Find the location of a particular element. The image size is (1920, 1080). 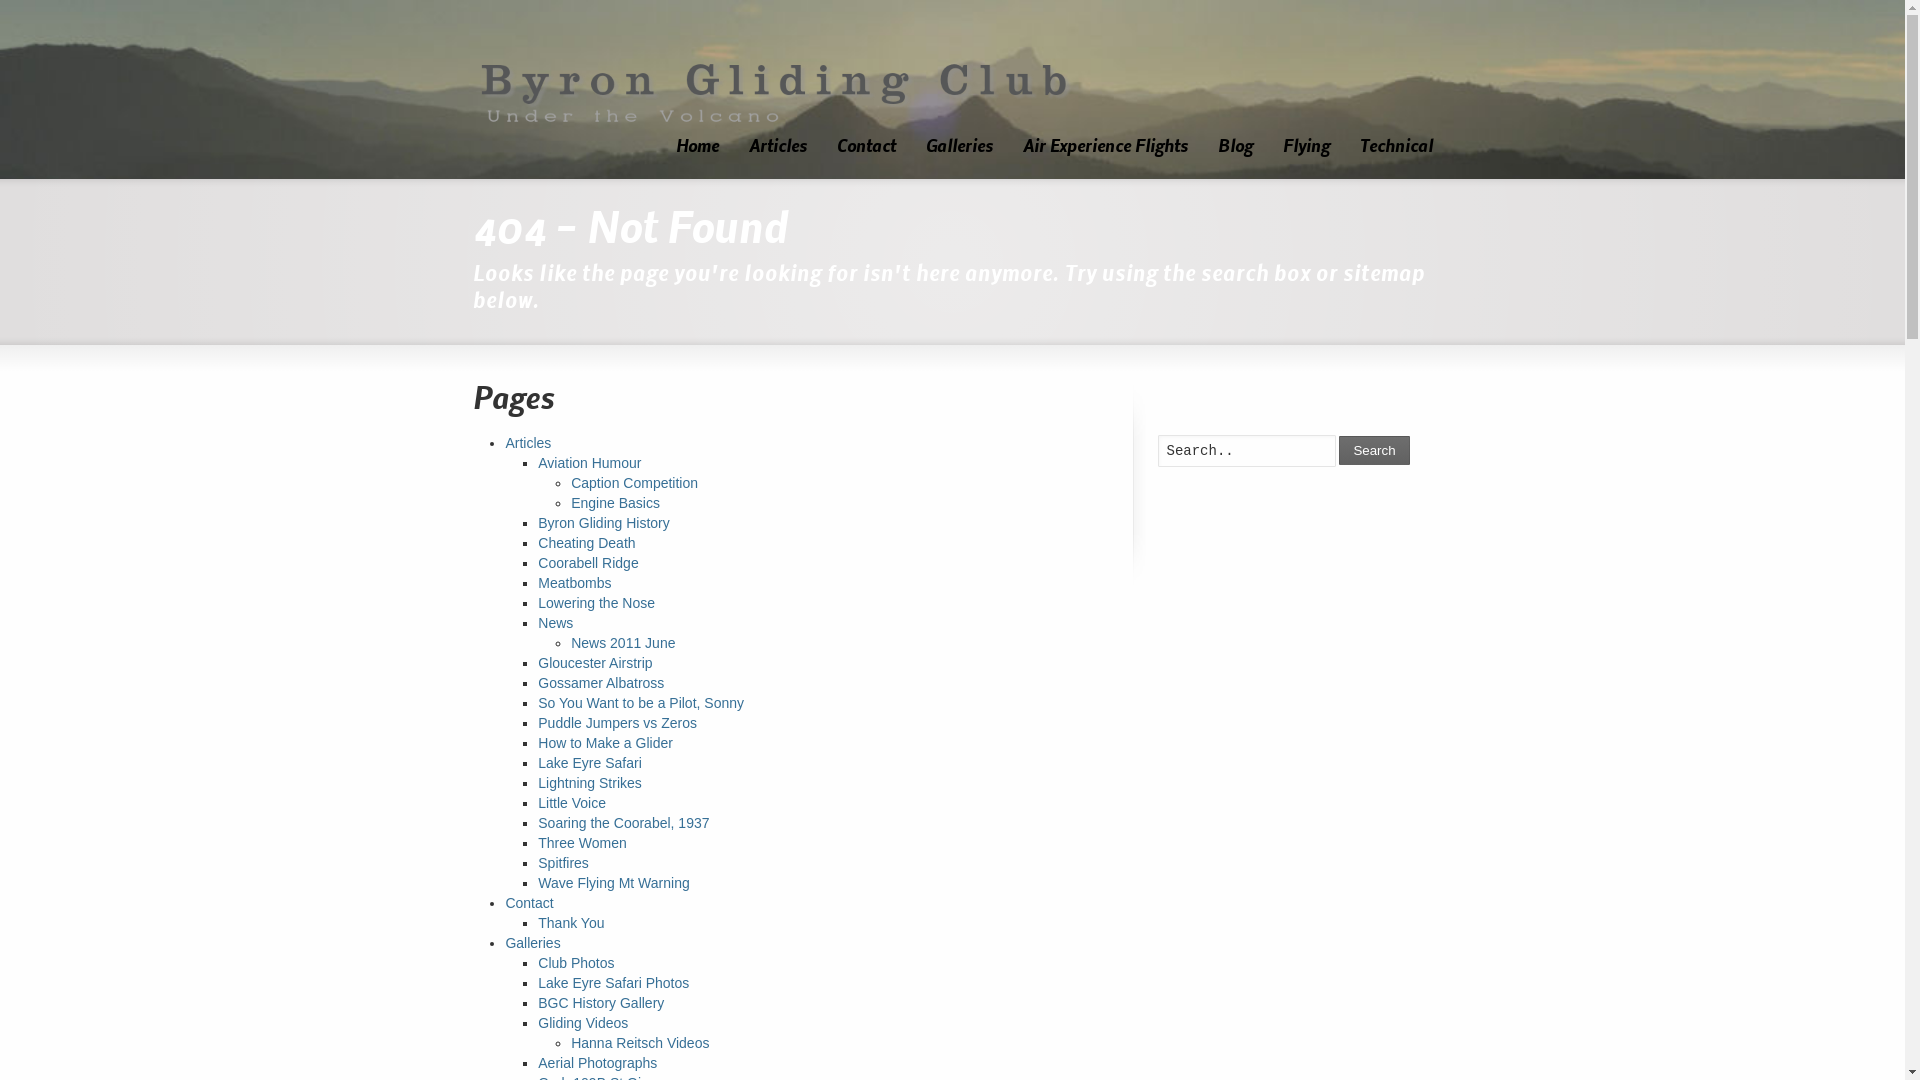

'Soaring the Coorabel, 1937' is located at coordinates (622, 822).